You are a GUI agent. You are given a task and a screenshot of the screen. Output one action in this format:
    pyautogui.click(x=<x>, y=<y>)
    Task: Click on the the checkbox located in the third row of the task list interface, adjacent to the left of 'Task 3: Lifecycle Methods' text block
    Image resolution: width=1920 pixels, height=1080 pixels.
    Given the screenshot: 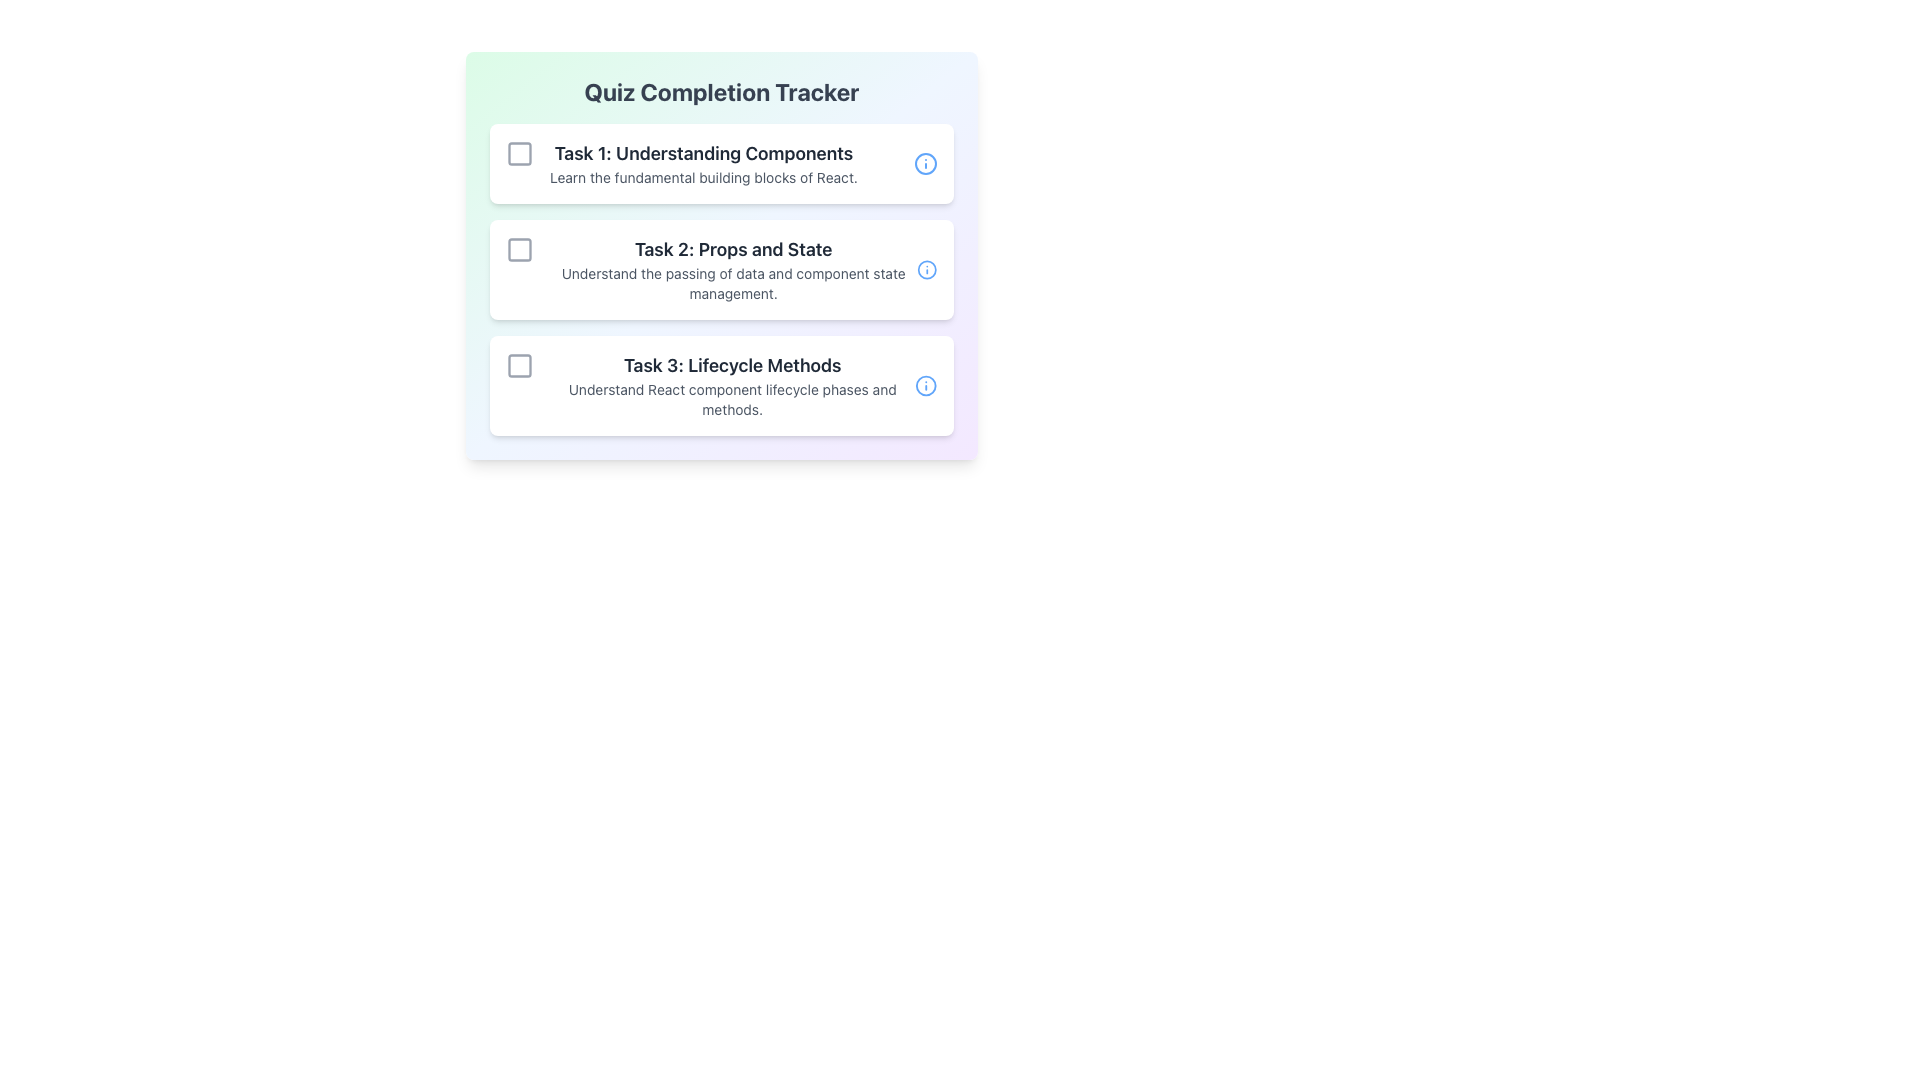 What is the action you would take?
    pyautogui.click(x=519, y=366)
    